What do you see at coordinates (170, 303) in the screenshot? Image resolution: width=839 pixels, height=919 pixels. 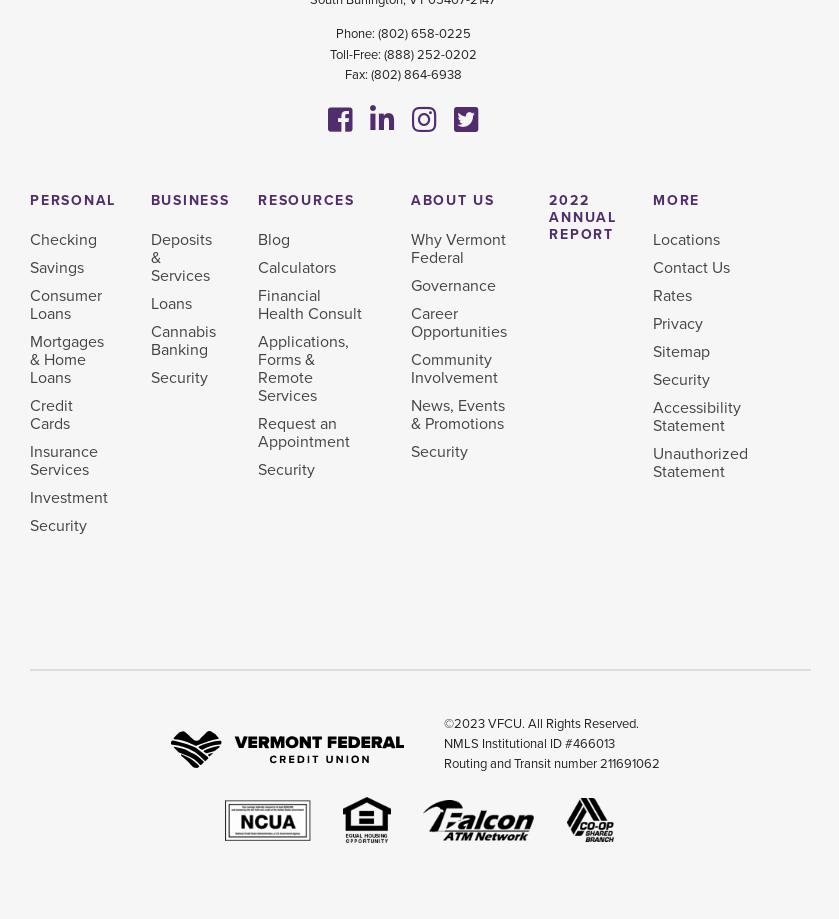 I see `'Loans'` at bounding box center [170, 303].